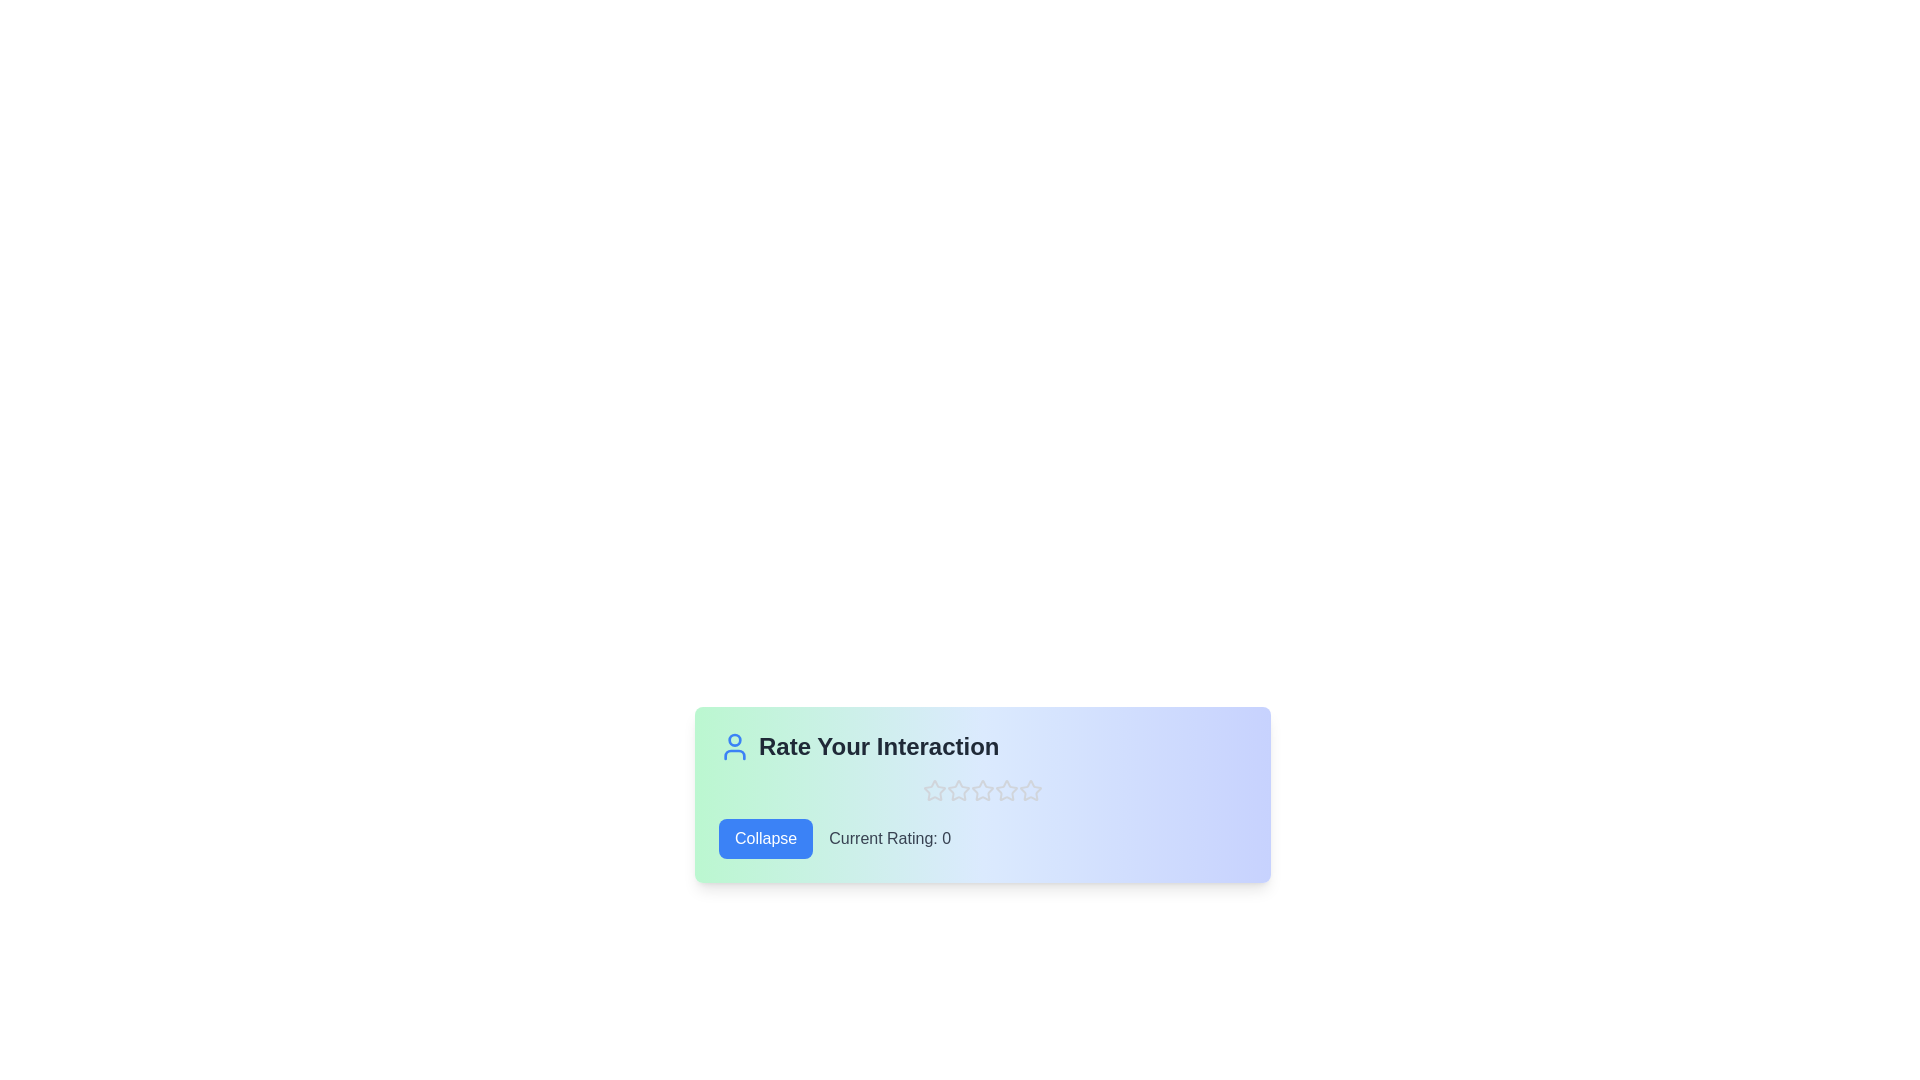 The image size is (1920, 1080). What do you see at coordinates (1031, 789) in the screenshot?
I see `the star corresponding to the desired rating 5` at bounding box center [1031, 789].